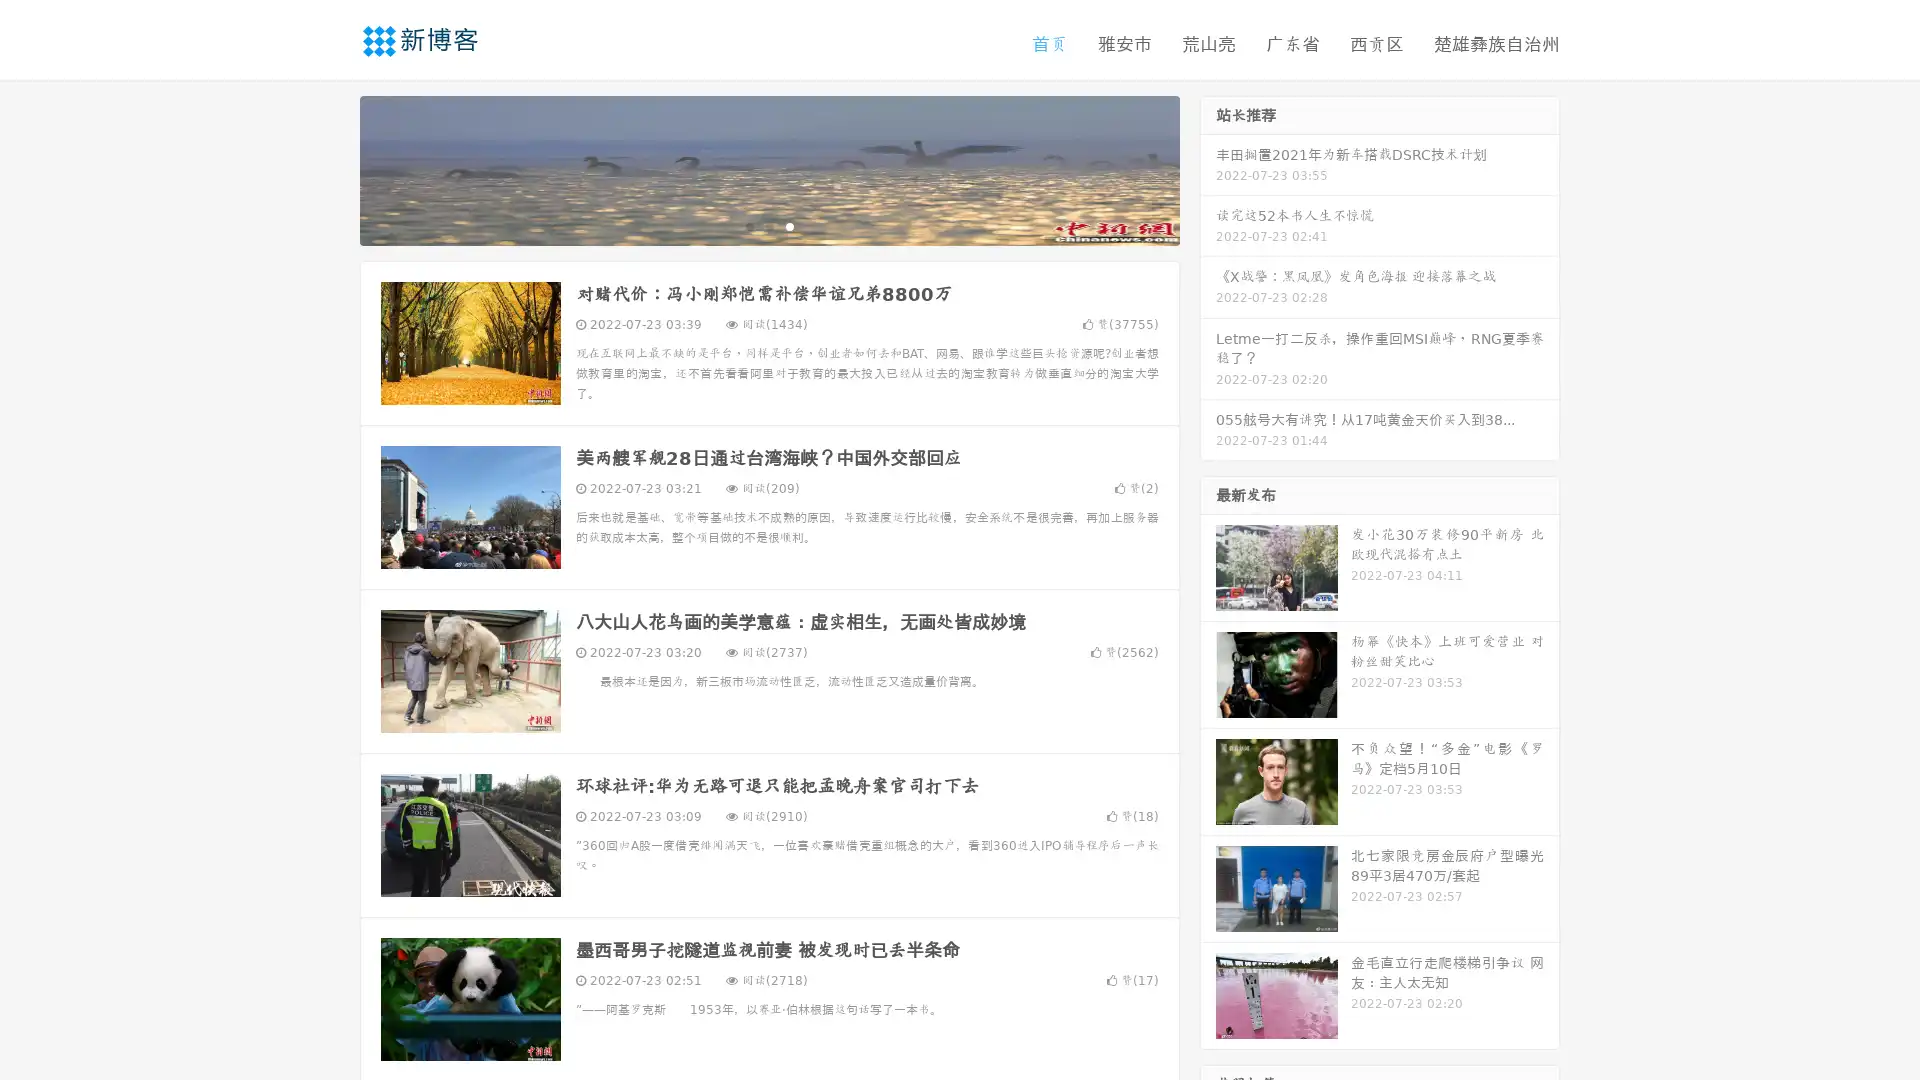  What do you see at coordinates (330, 168) in the screenshot?
I see `Previous slide` at bounding box center [330, 168].